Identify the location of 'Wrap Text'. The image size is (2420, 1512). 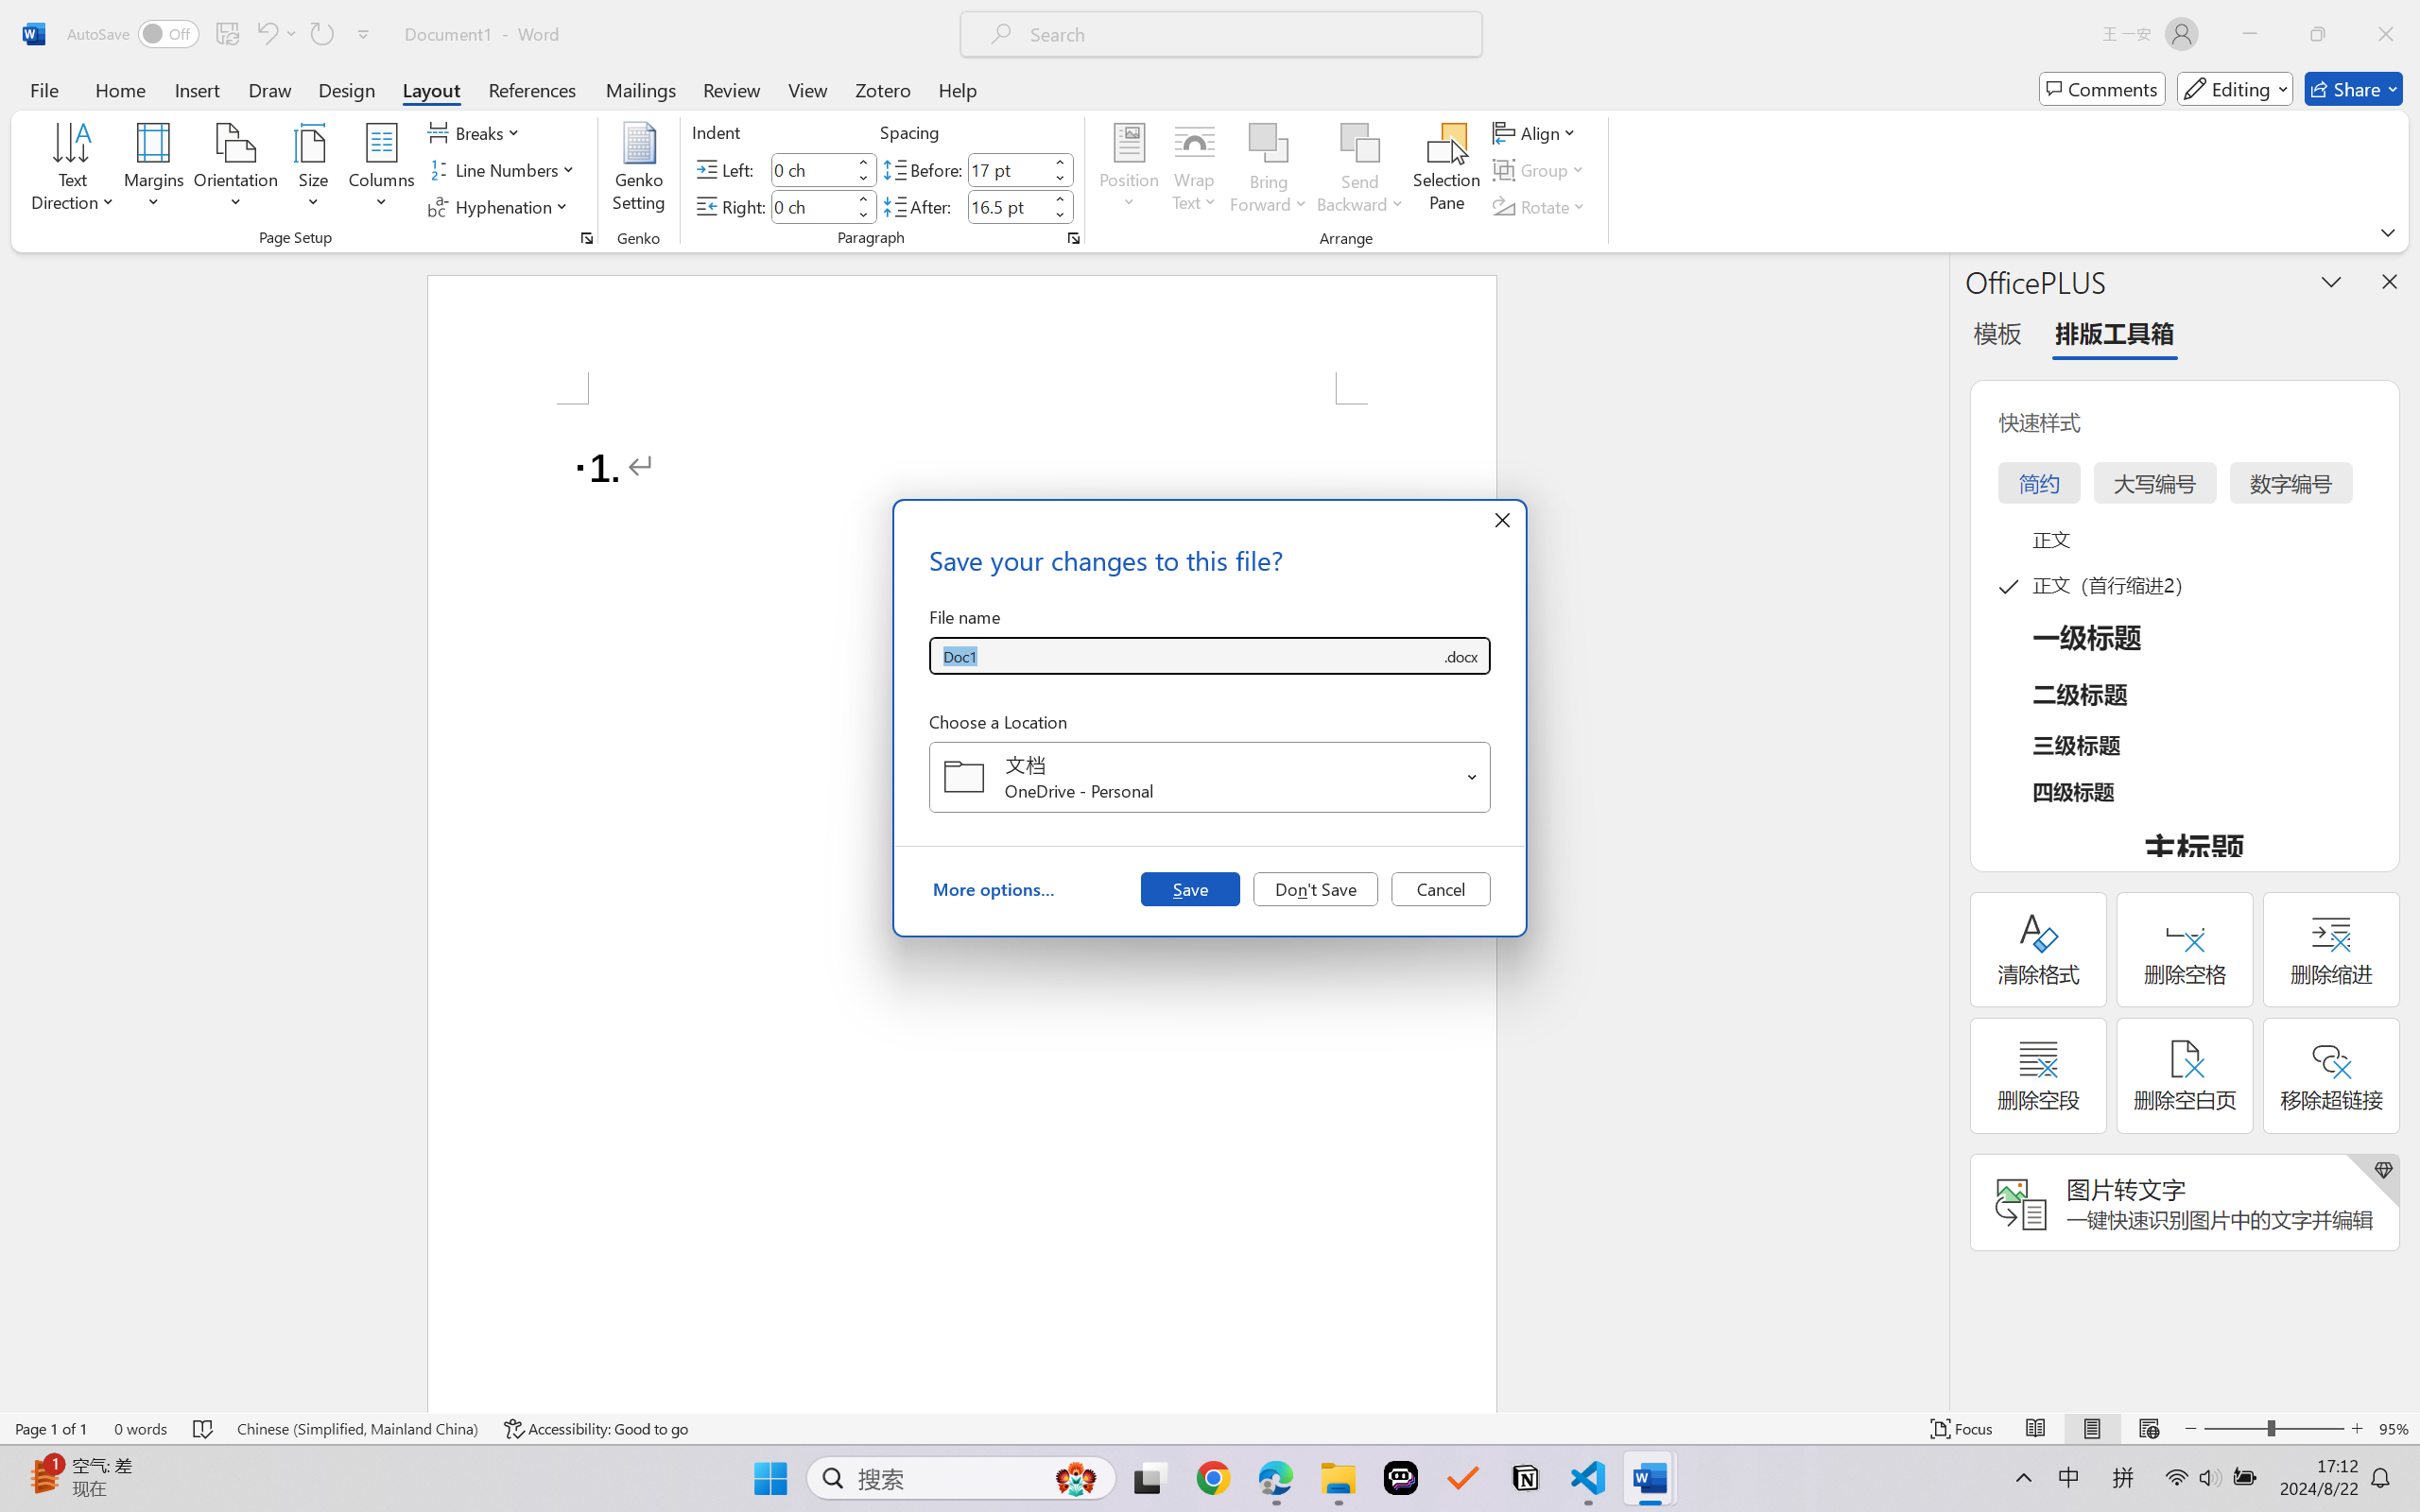
(1194, 170).